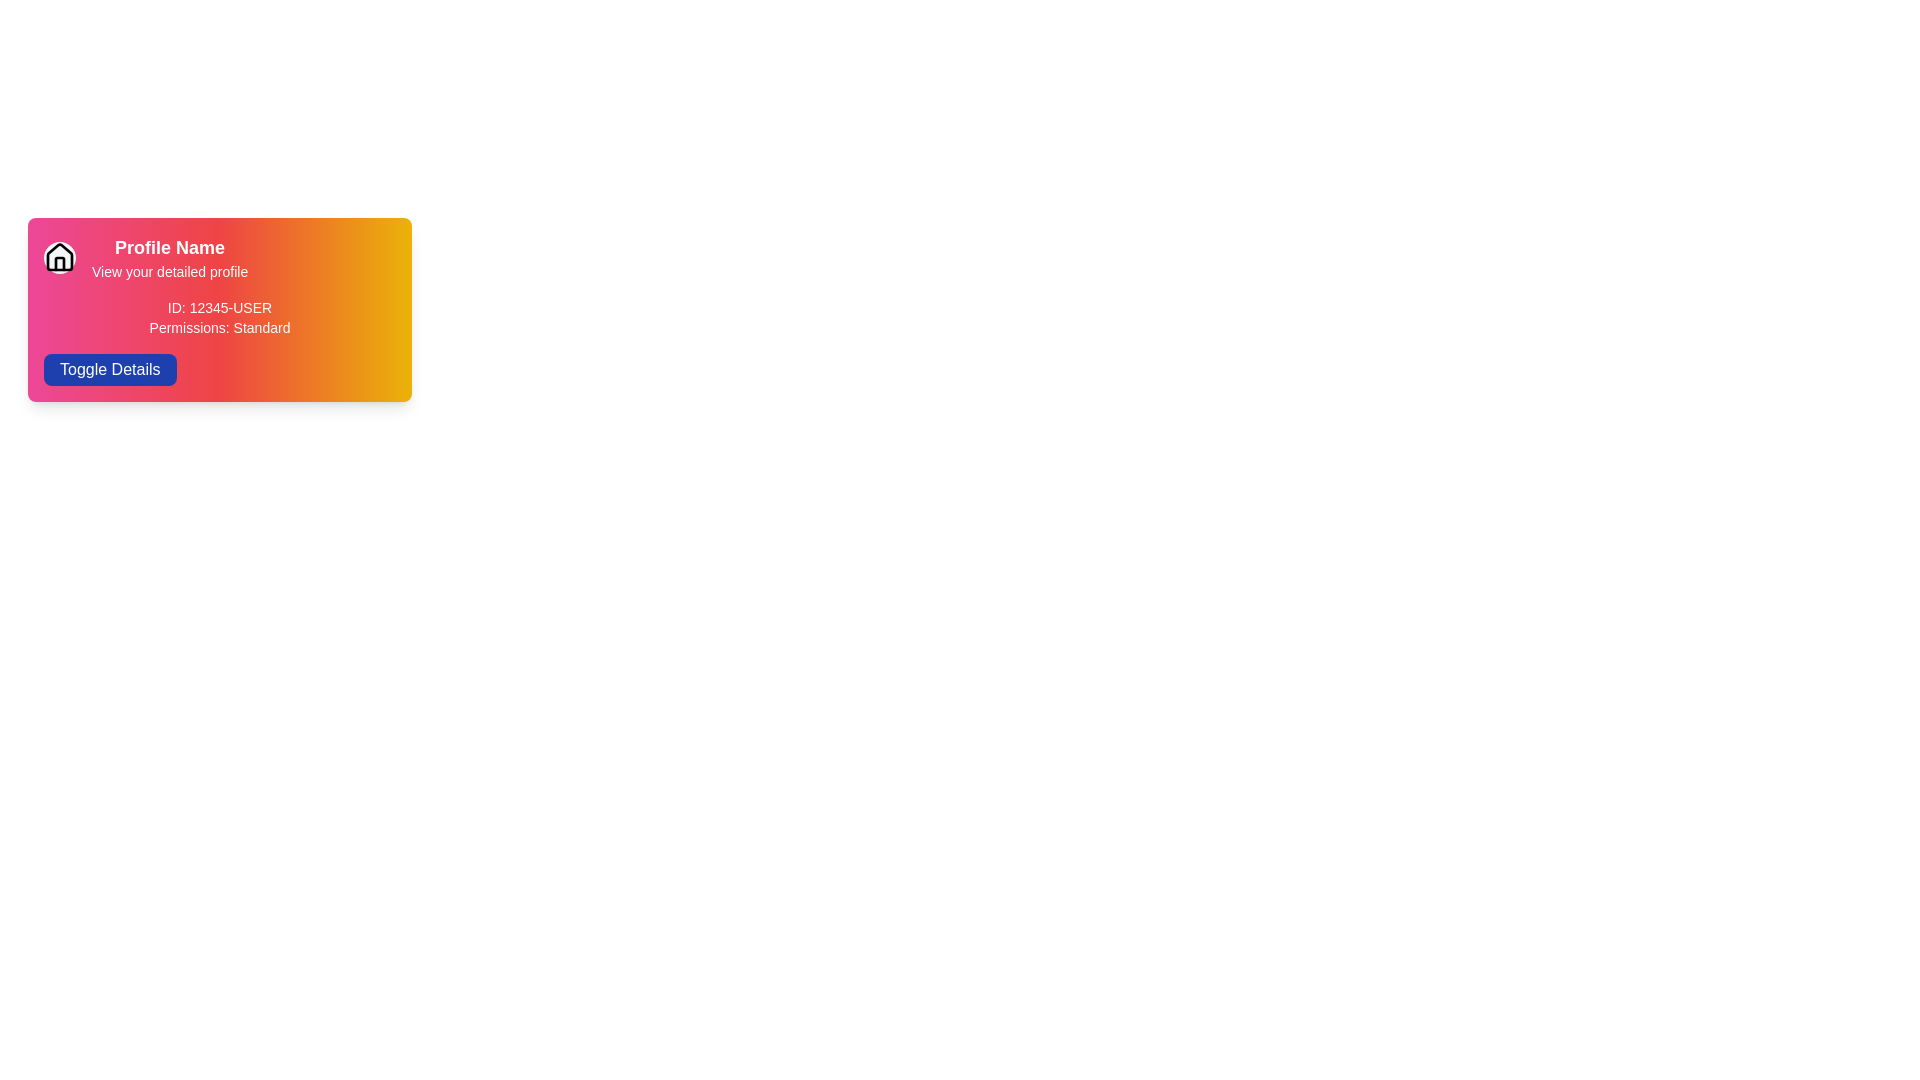  I want to click on the Text Label displaying the unique identifier '12345-USER' at the top center of the gradient card, so click(220, 308).